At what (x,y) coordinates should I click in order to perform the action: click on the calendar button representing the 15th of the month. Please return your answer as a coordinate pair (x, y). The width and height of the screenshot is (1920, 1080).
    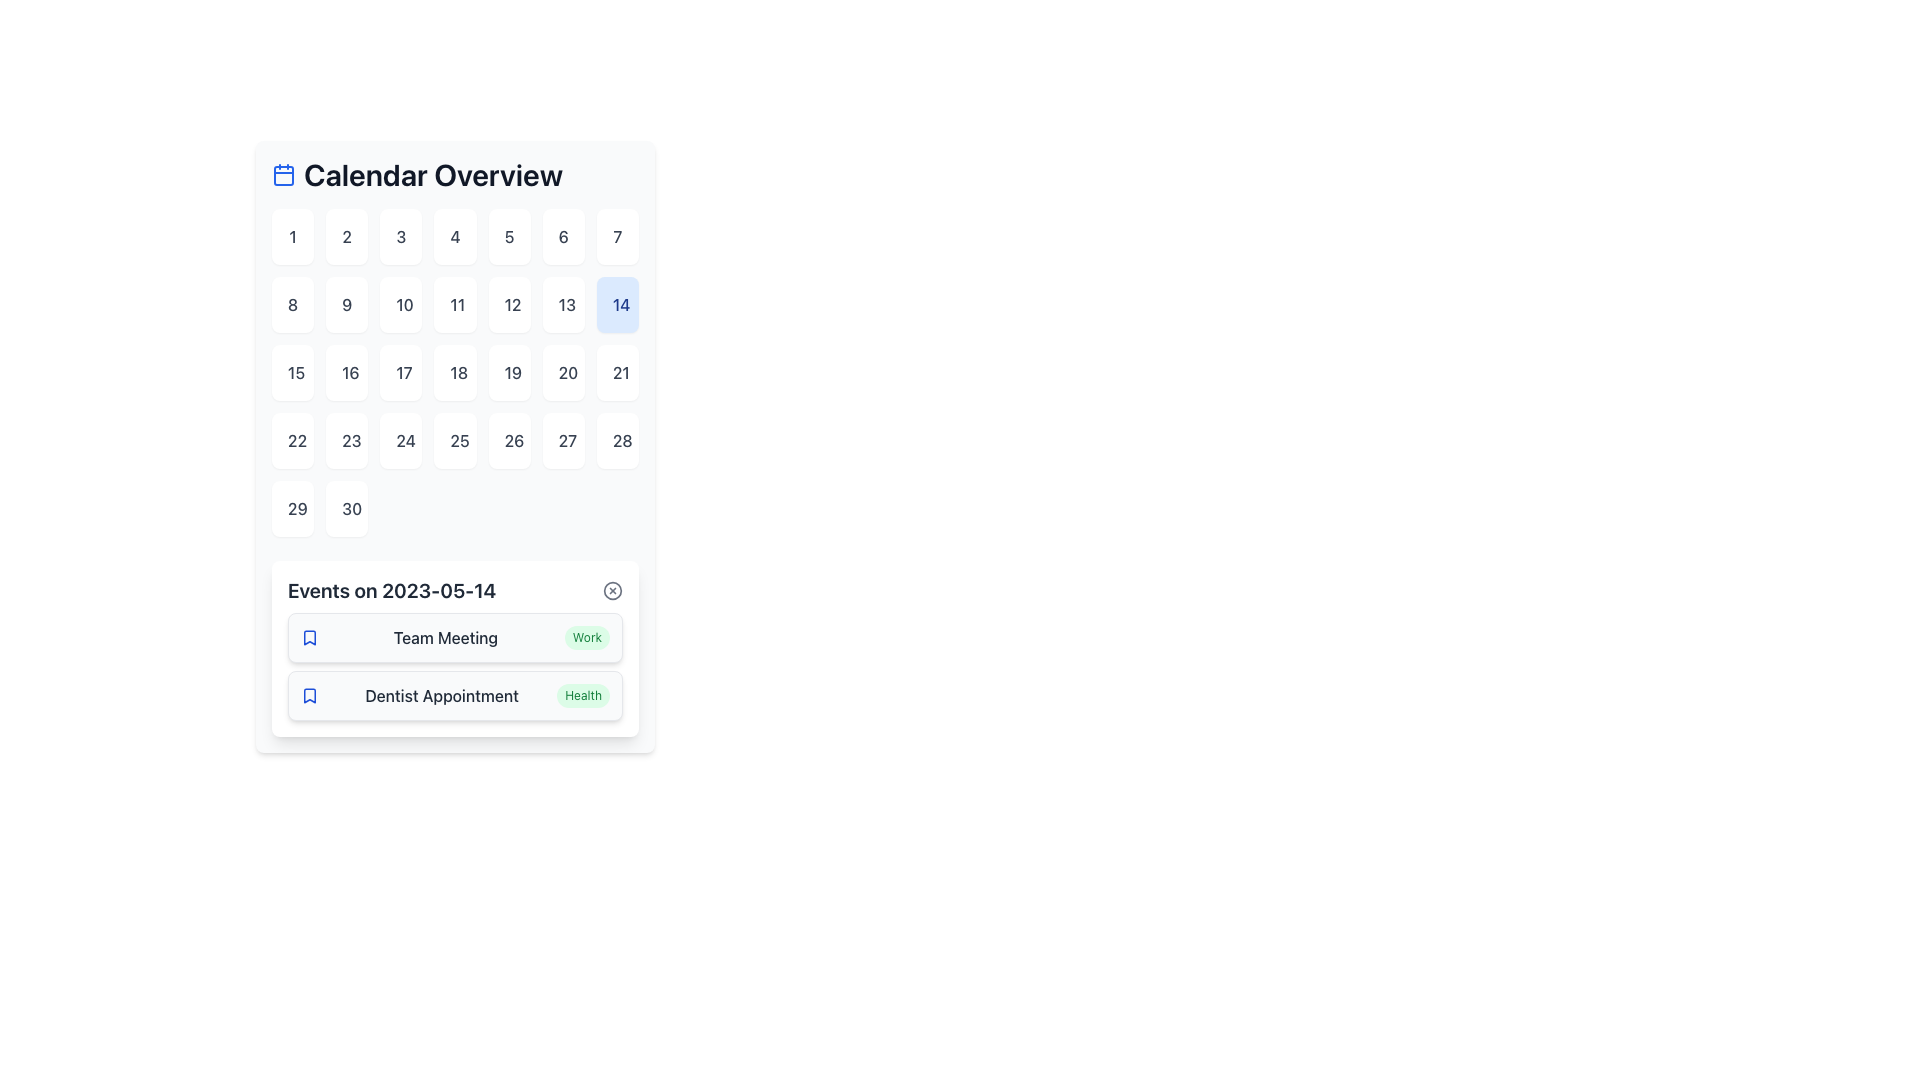
    Looking at the image, I should click on (291, 373).